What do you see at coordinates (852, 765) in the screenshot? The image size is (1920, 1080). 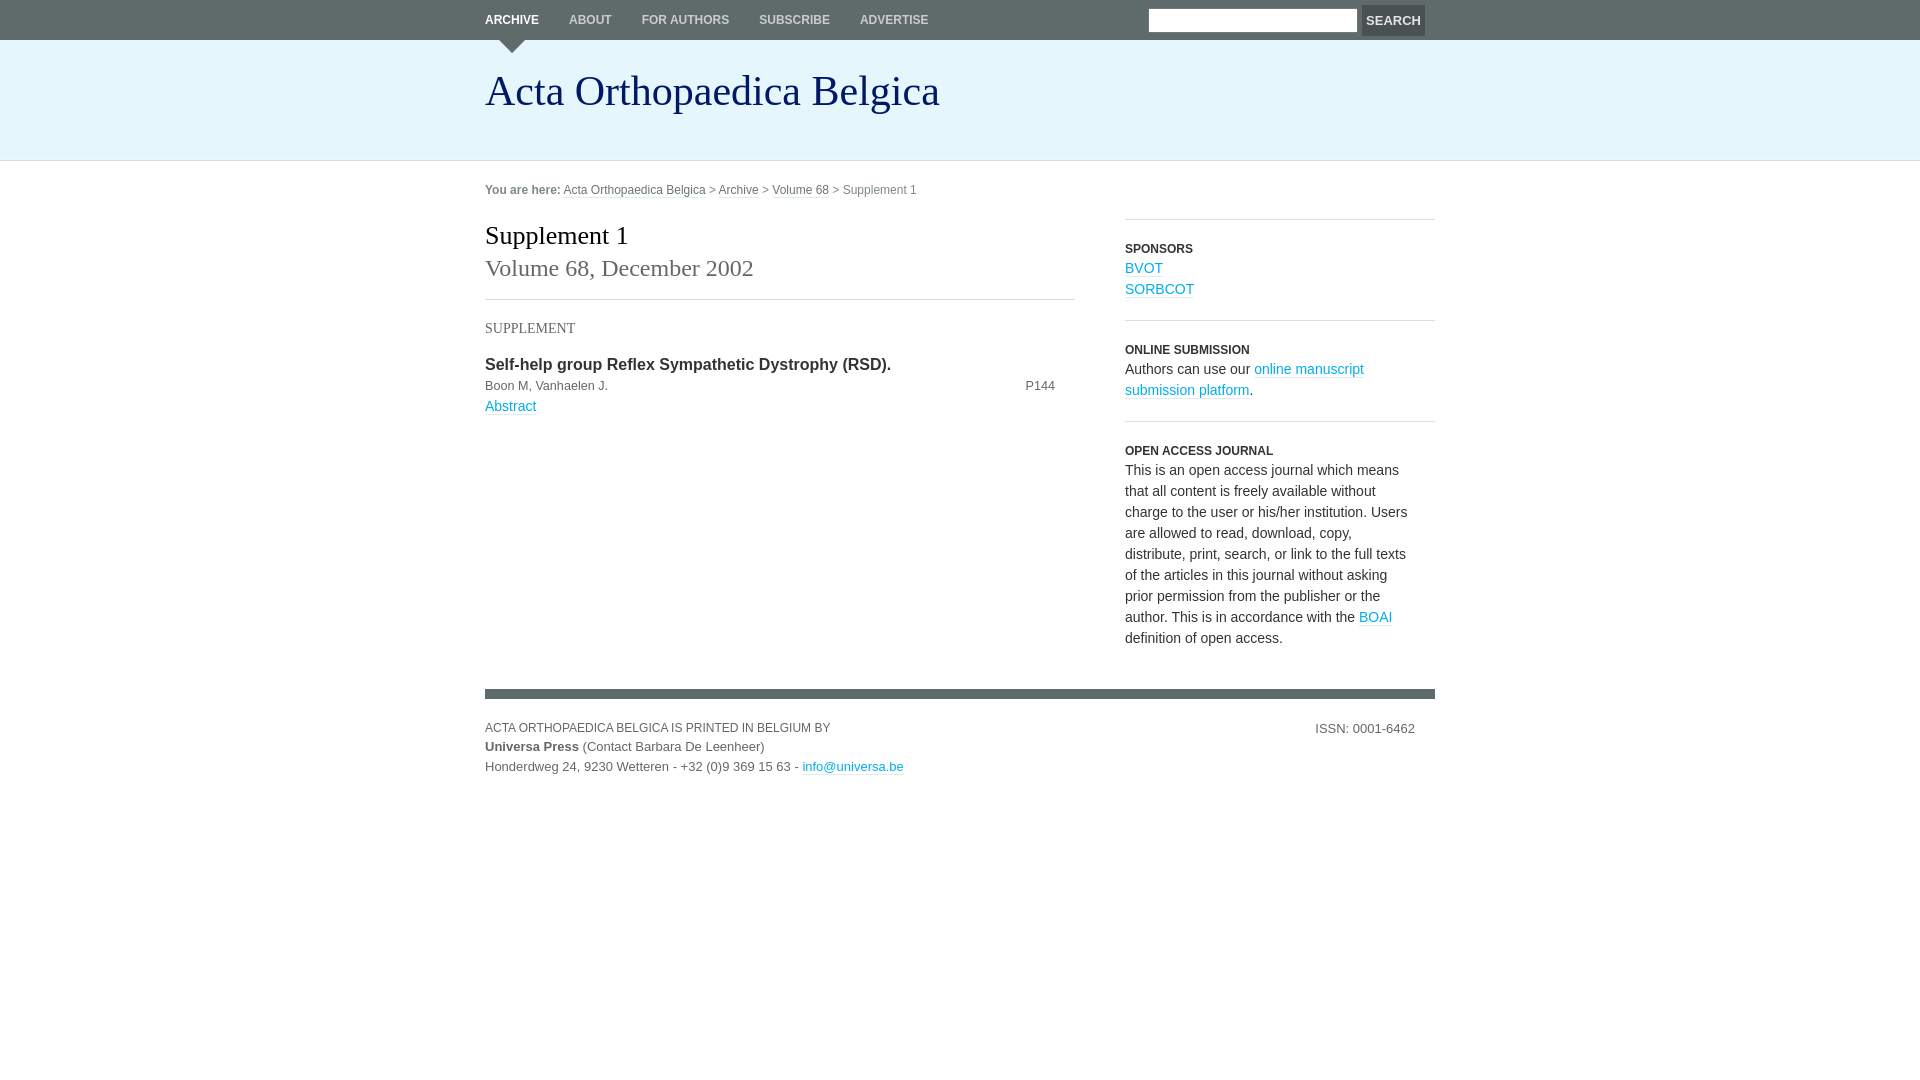 I see `'info@universa.be'` at bounding box center [852, 765].